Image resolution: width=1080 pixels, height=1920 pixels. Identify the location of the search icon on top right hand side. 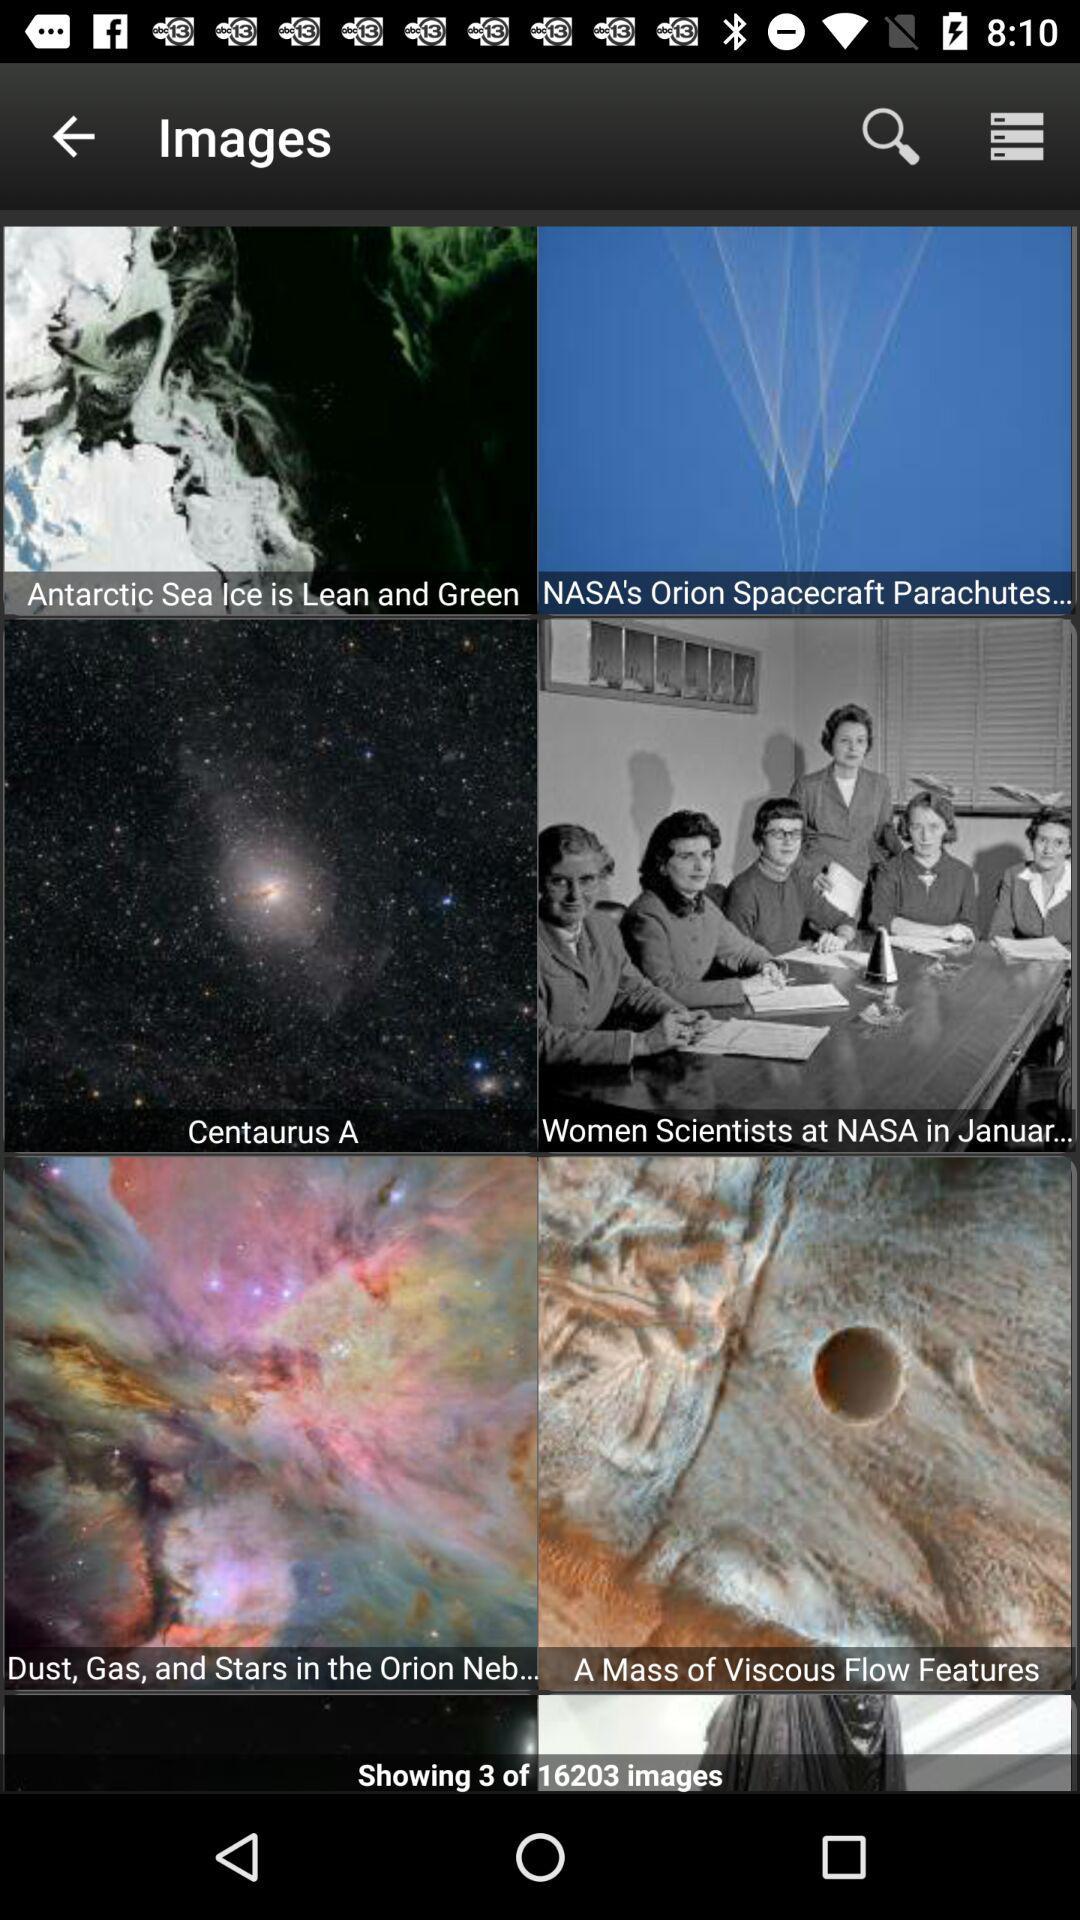
(890, 136).